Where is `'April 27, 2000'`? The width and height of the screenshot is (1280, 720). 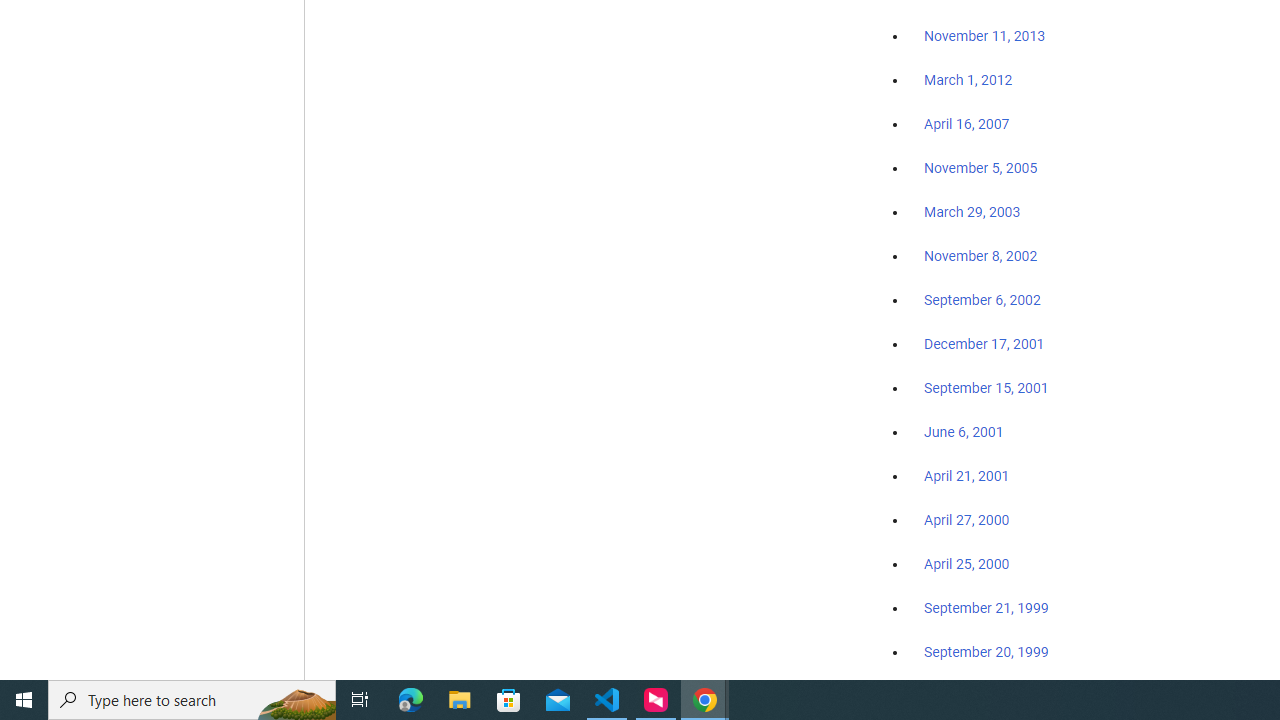 'April 27, 2000' is located at coordinates (967, 519).